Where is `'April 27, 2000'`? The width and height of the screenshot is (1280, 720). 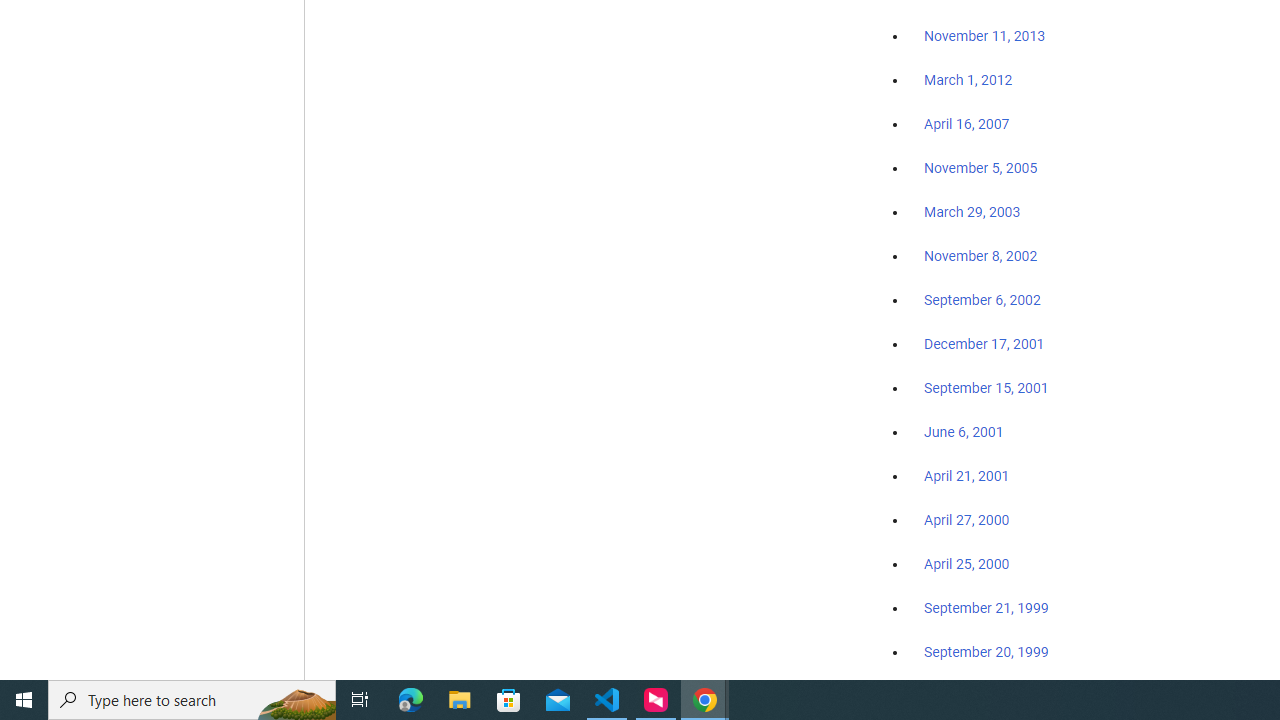 'April 27, 2000' is located at coordinates (967, 519).